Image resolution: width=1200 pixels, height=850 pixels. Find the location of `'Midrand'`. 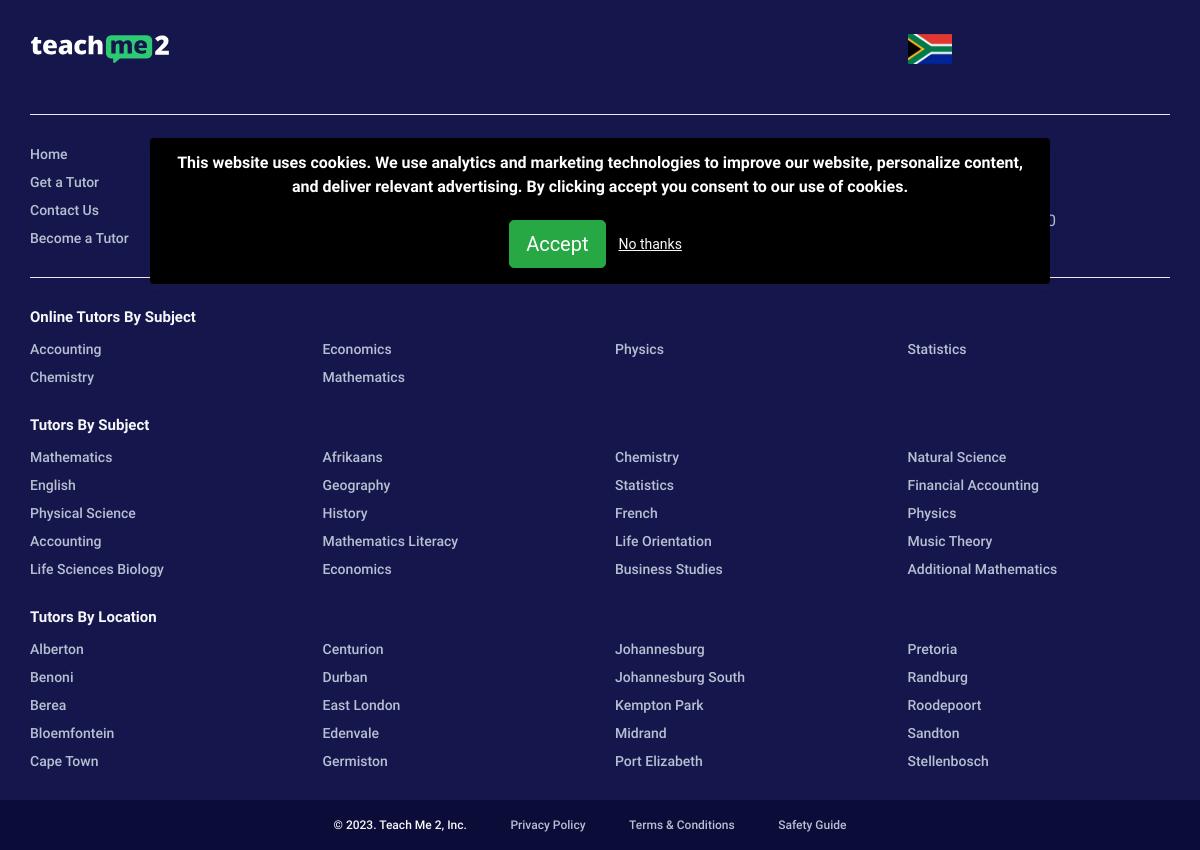

'Midrand' is located at coordinates (640, 733).